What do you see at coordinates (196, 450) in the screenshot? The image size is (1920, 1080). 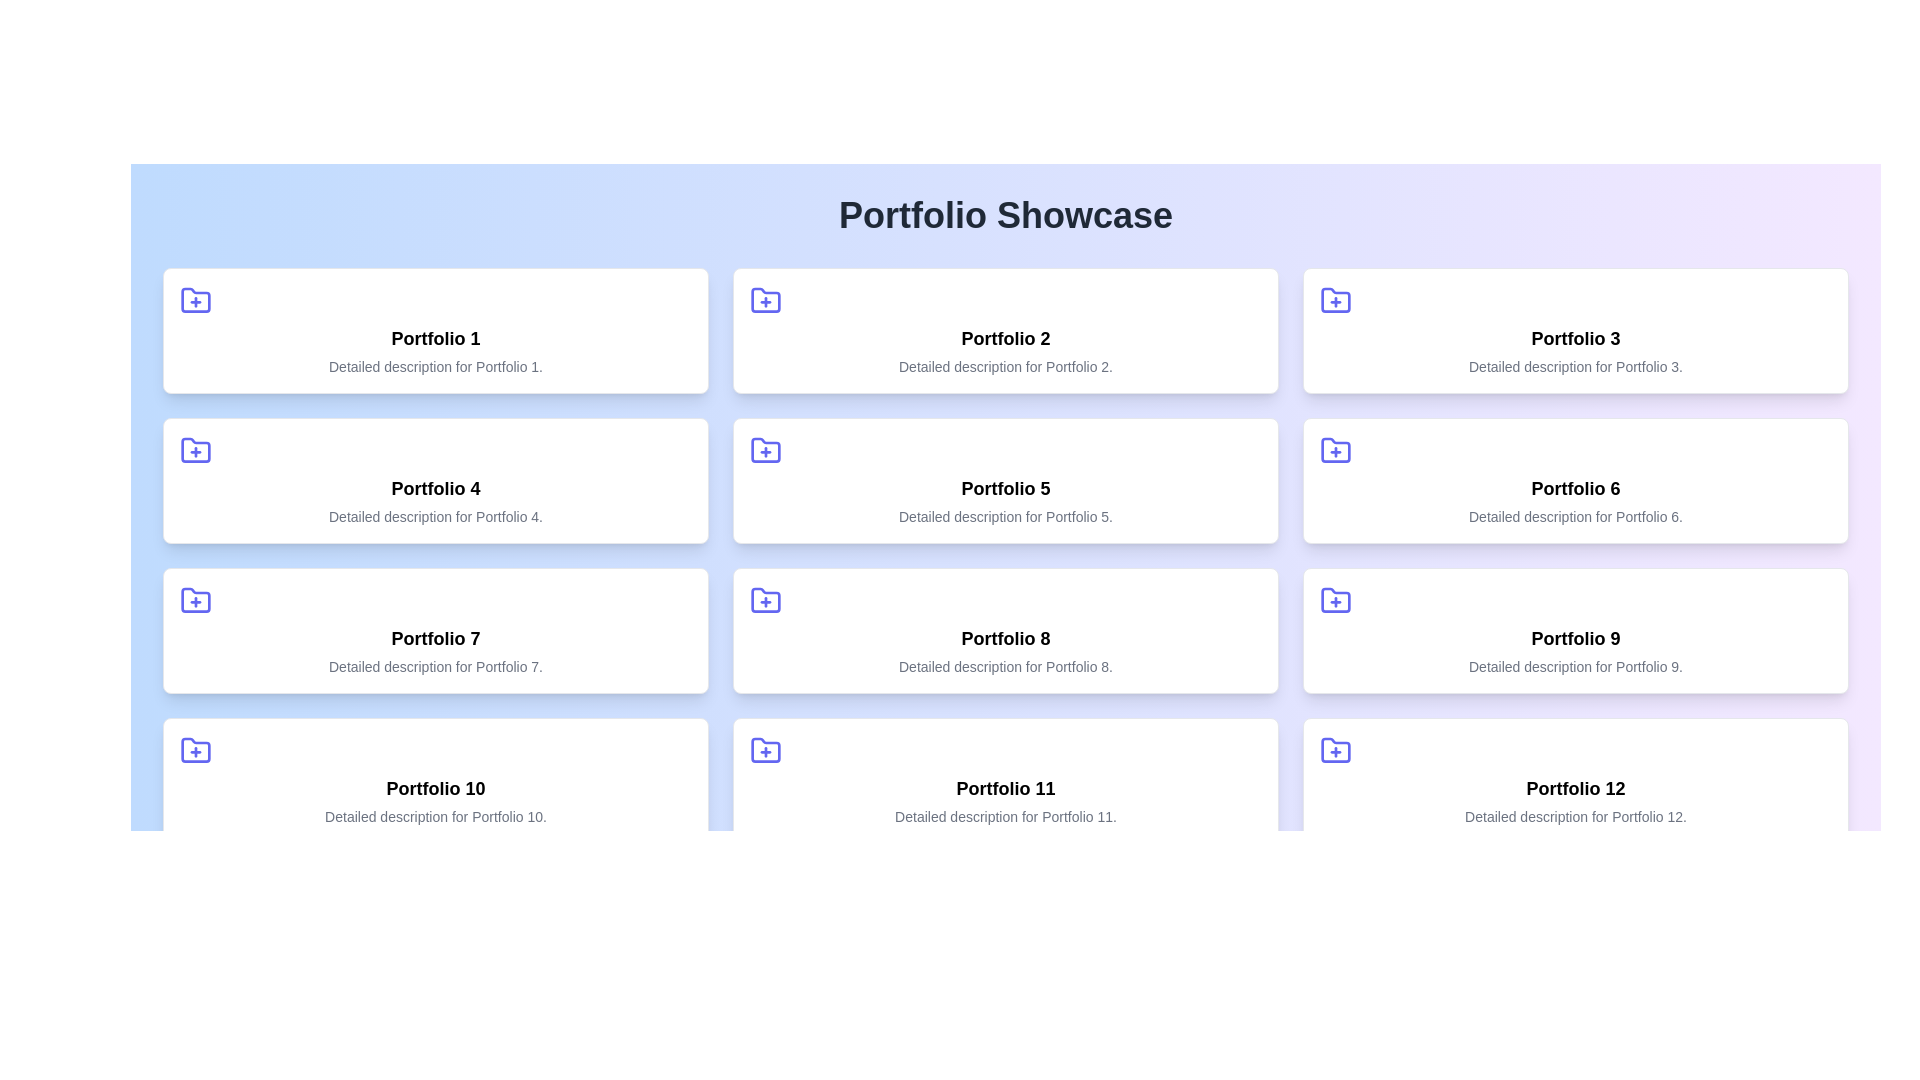 I see `the purple folder-shaped icon with a '+' symbol, located to the left of the 'Portfolio 4' text in the second row of the grid layout` at bounding box center [196, 450].